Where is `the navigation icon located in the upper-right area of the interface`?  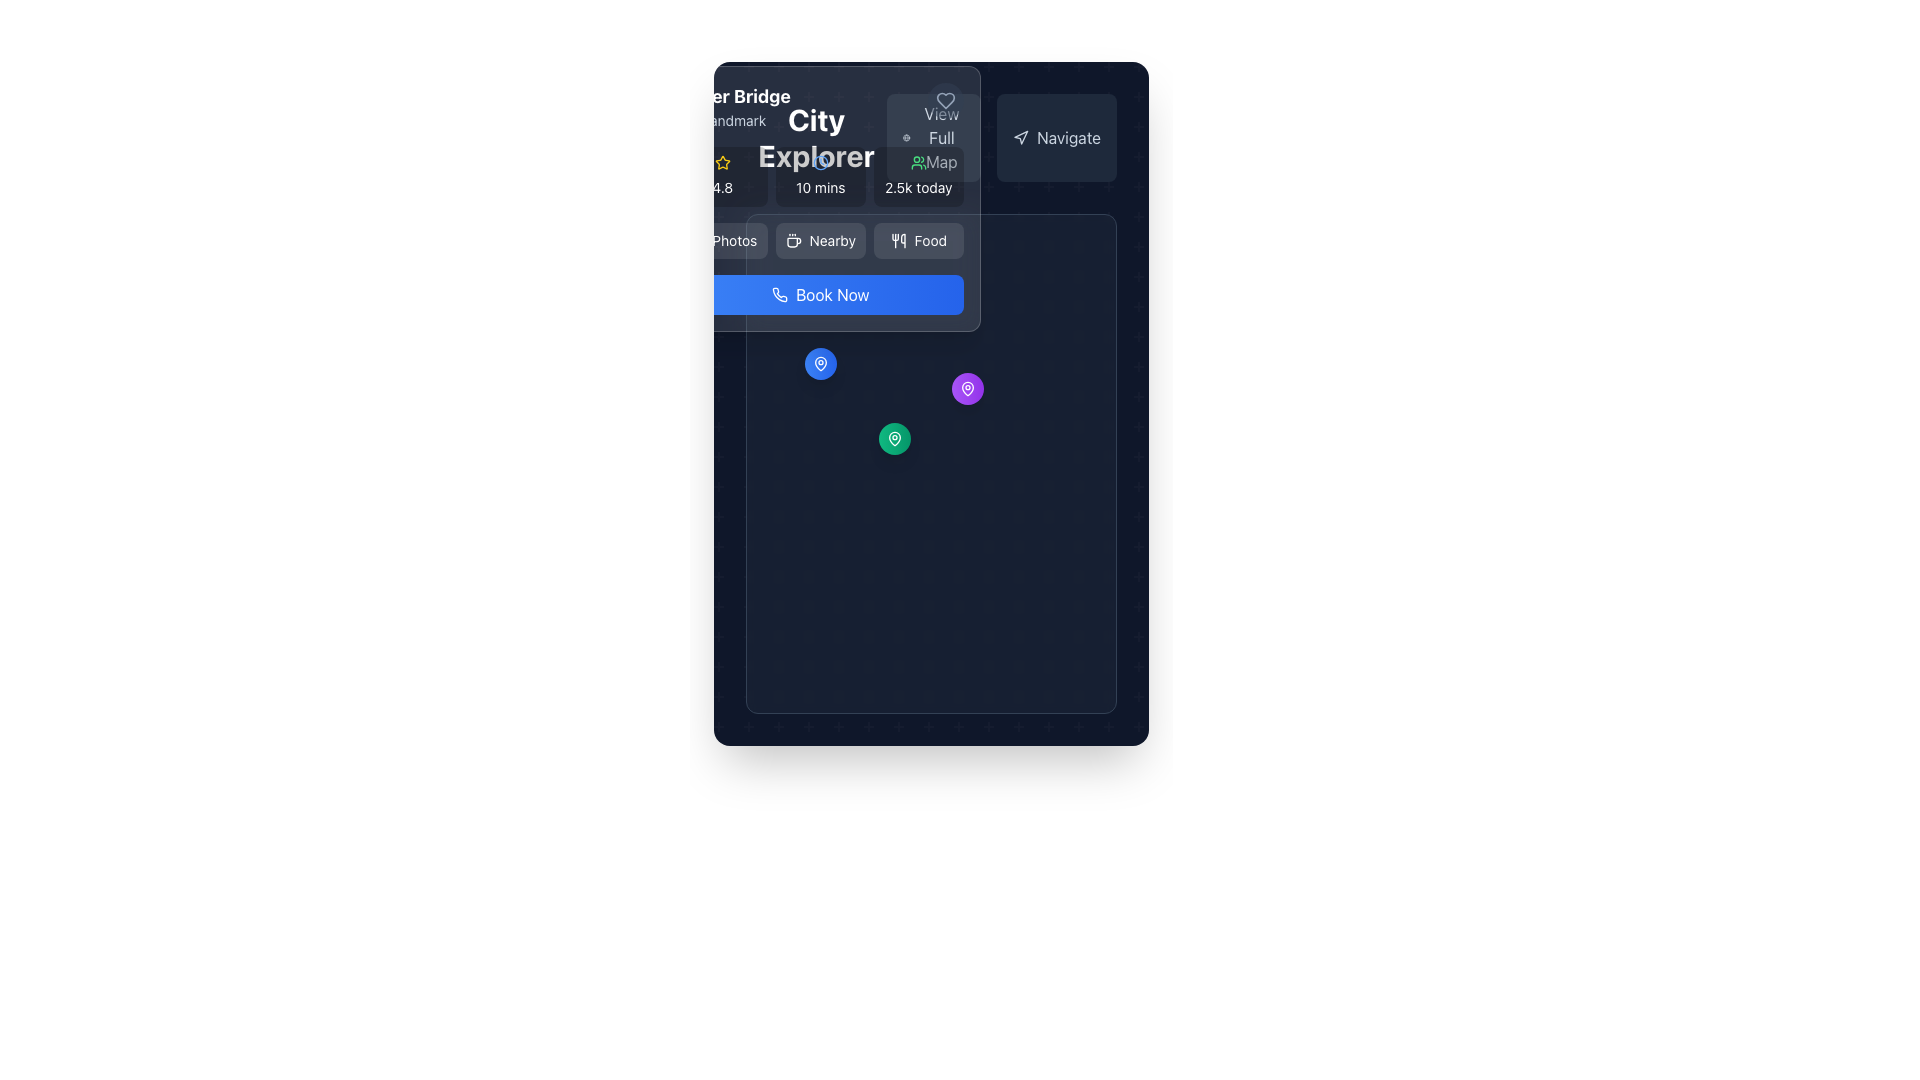
the navigation icon located in the upper-right area of the interface is located at coordinates (1021, 136).